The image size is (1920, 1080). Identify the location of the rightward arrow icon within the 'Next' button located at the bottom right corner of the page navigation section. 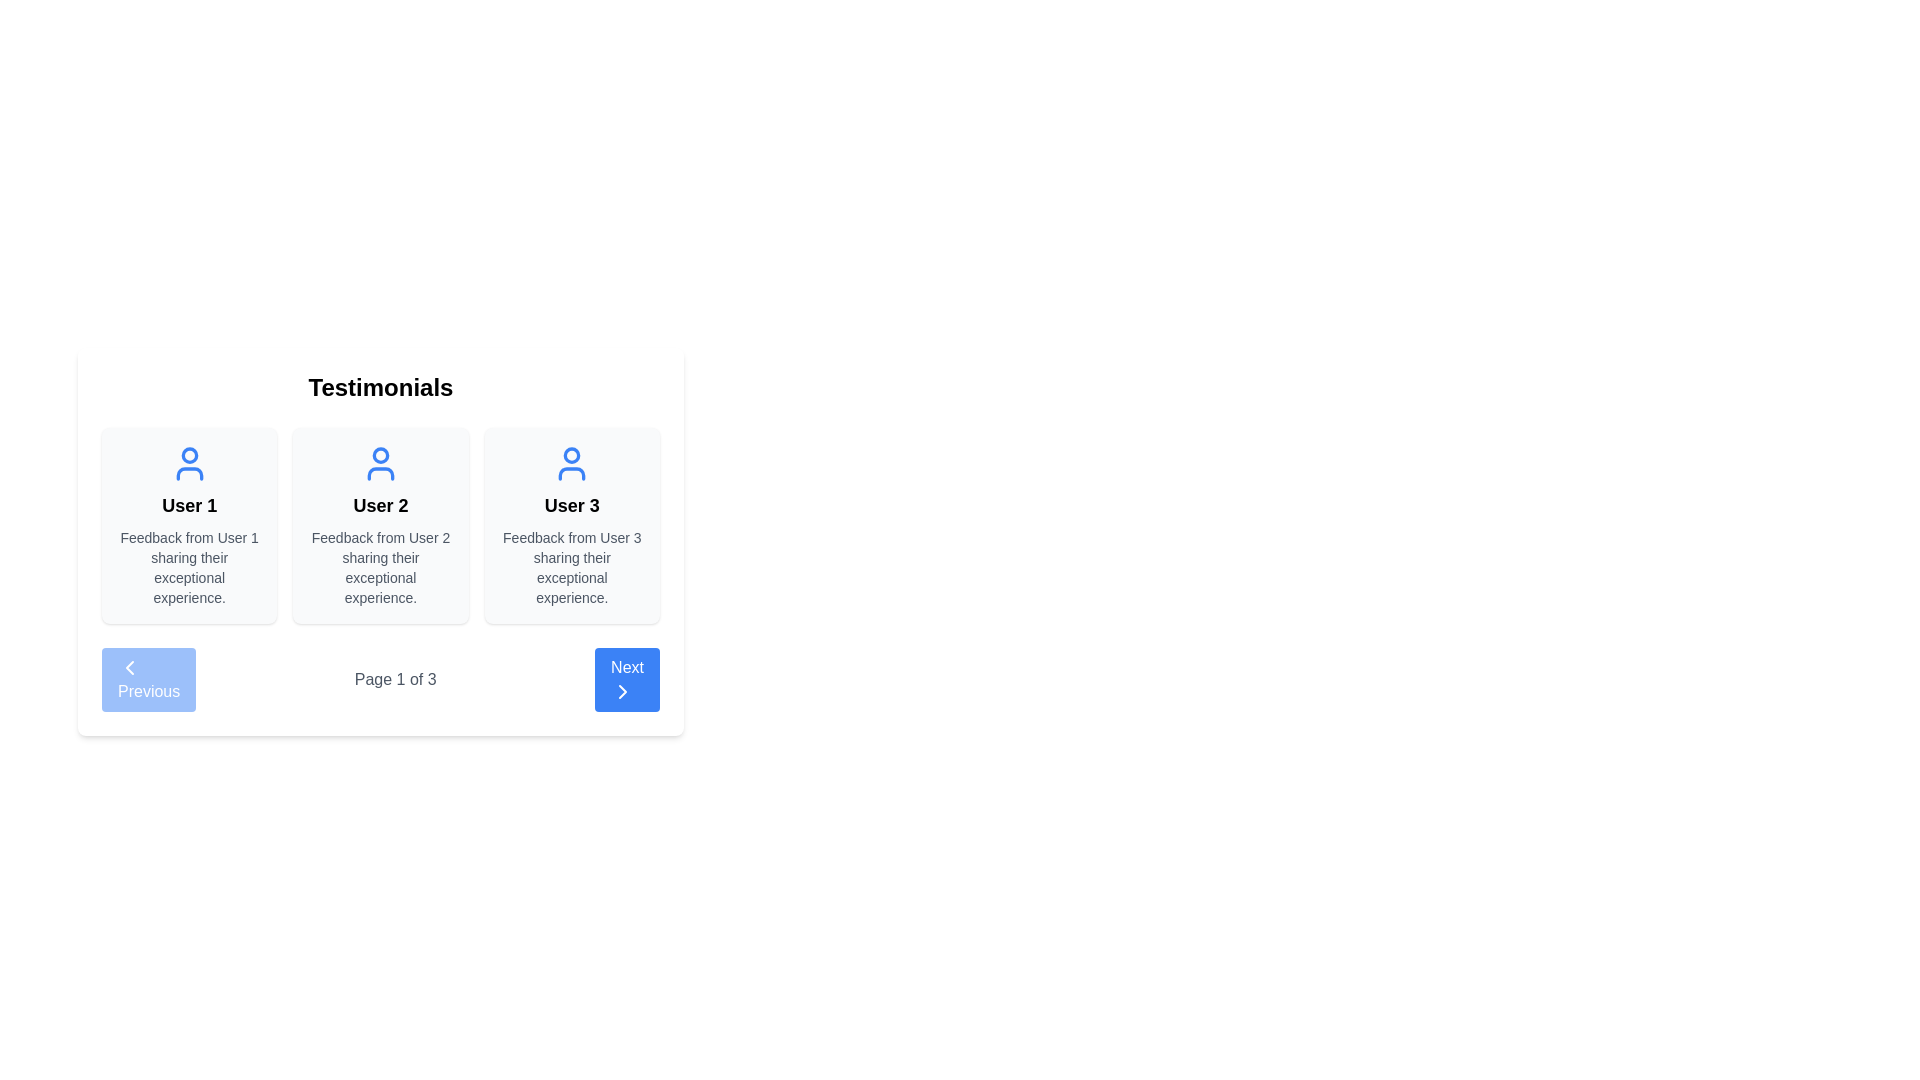
(622, 690).